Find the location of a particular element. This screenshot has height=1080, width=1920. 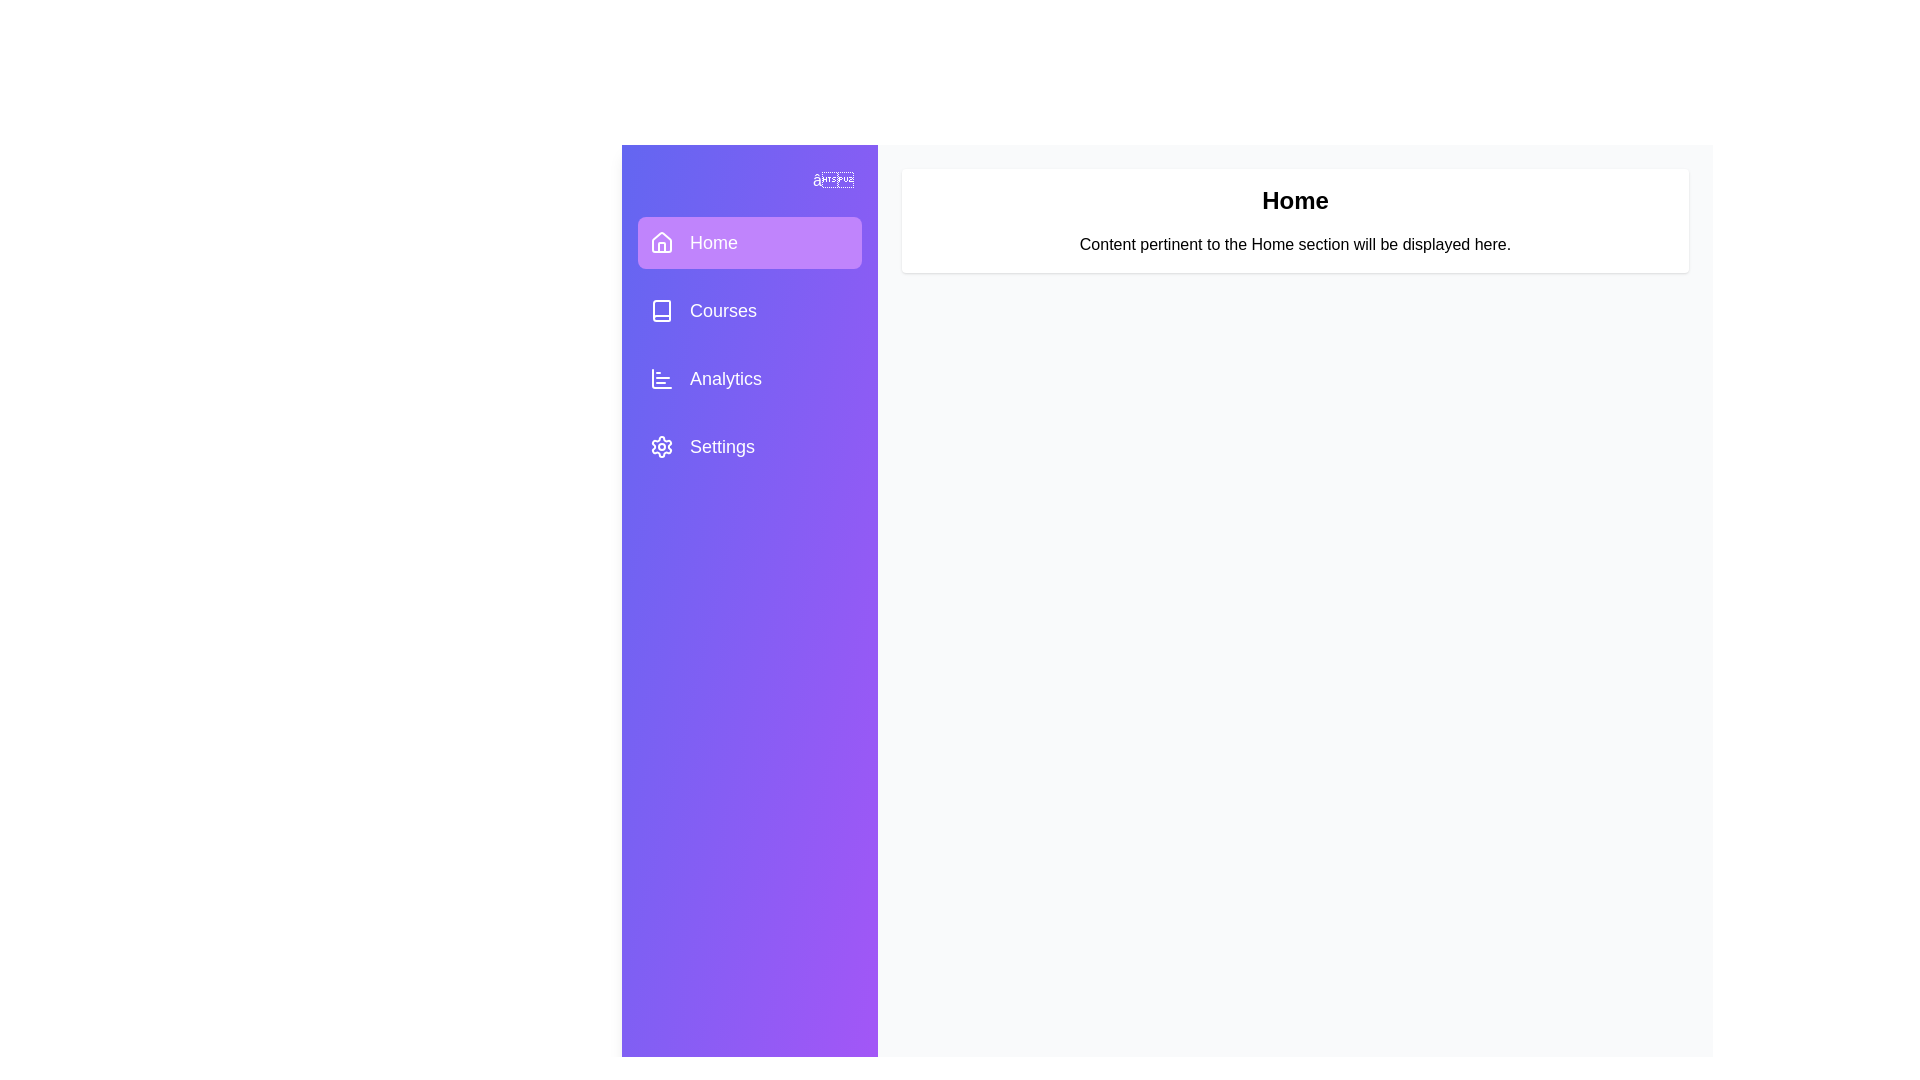

the Home tab to view its content is located at coordinates (748, 242).